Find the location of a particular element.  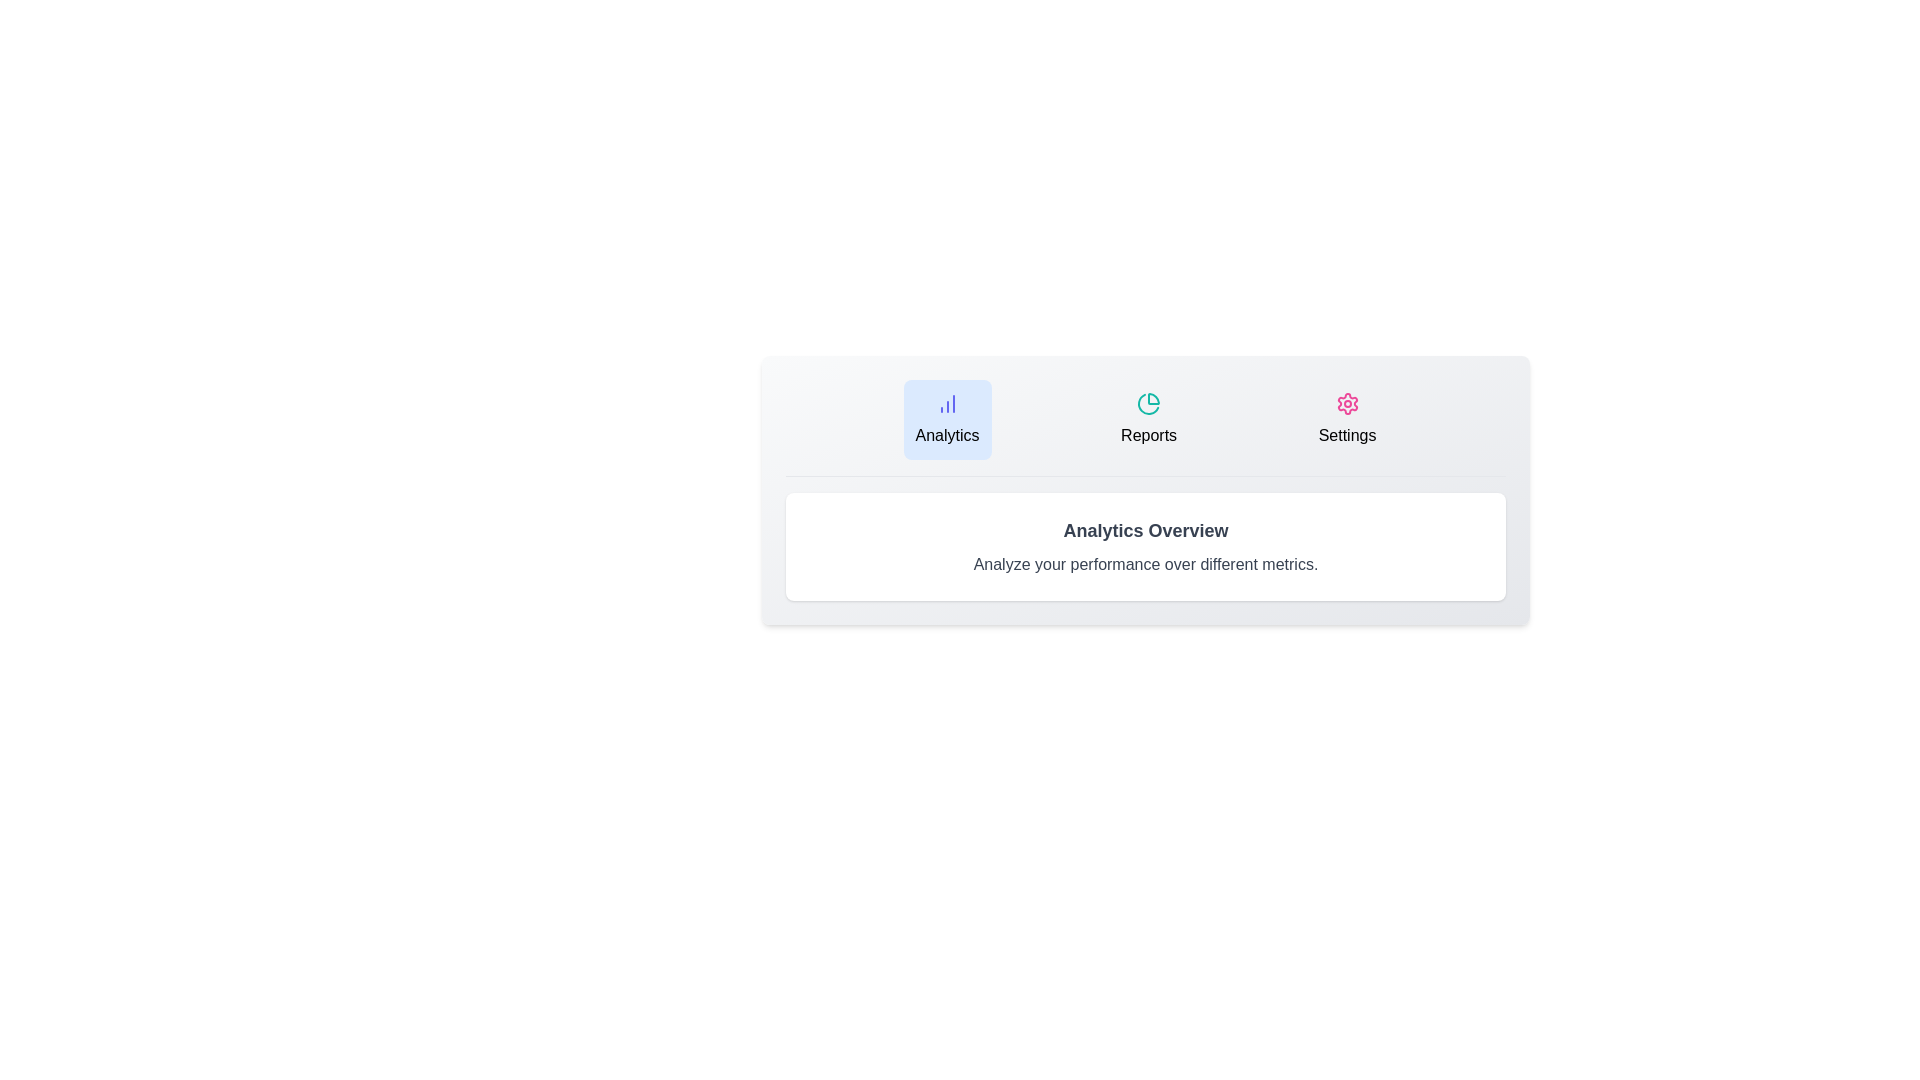

the tab labeled Analytics to switch to its content is located at coordinates (946, 419).